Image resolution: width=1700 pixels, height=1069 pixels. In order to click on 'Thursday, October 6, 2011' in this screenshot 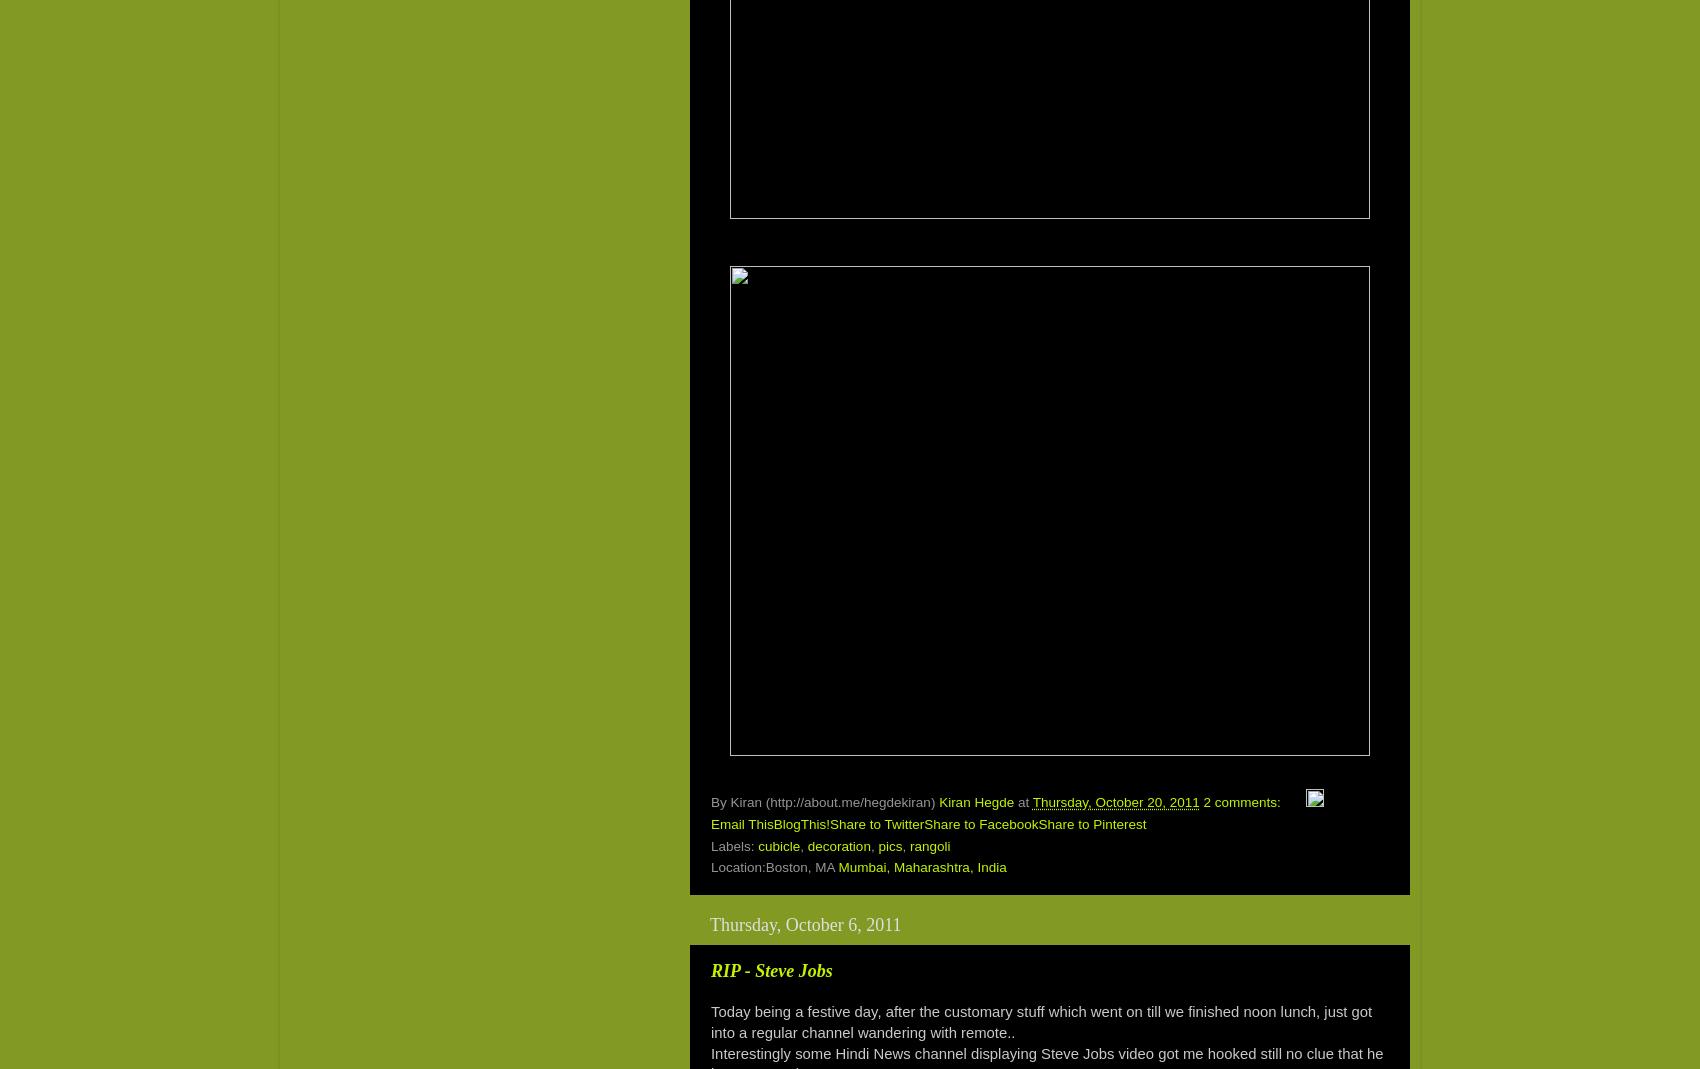, I will do `click(804, 923)`.